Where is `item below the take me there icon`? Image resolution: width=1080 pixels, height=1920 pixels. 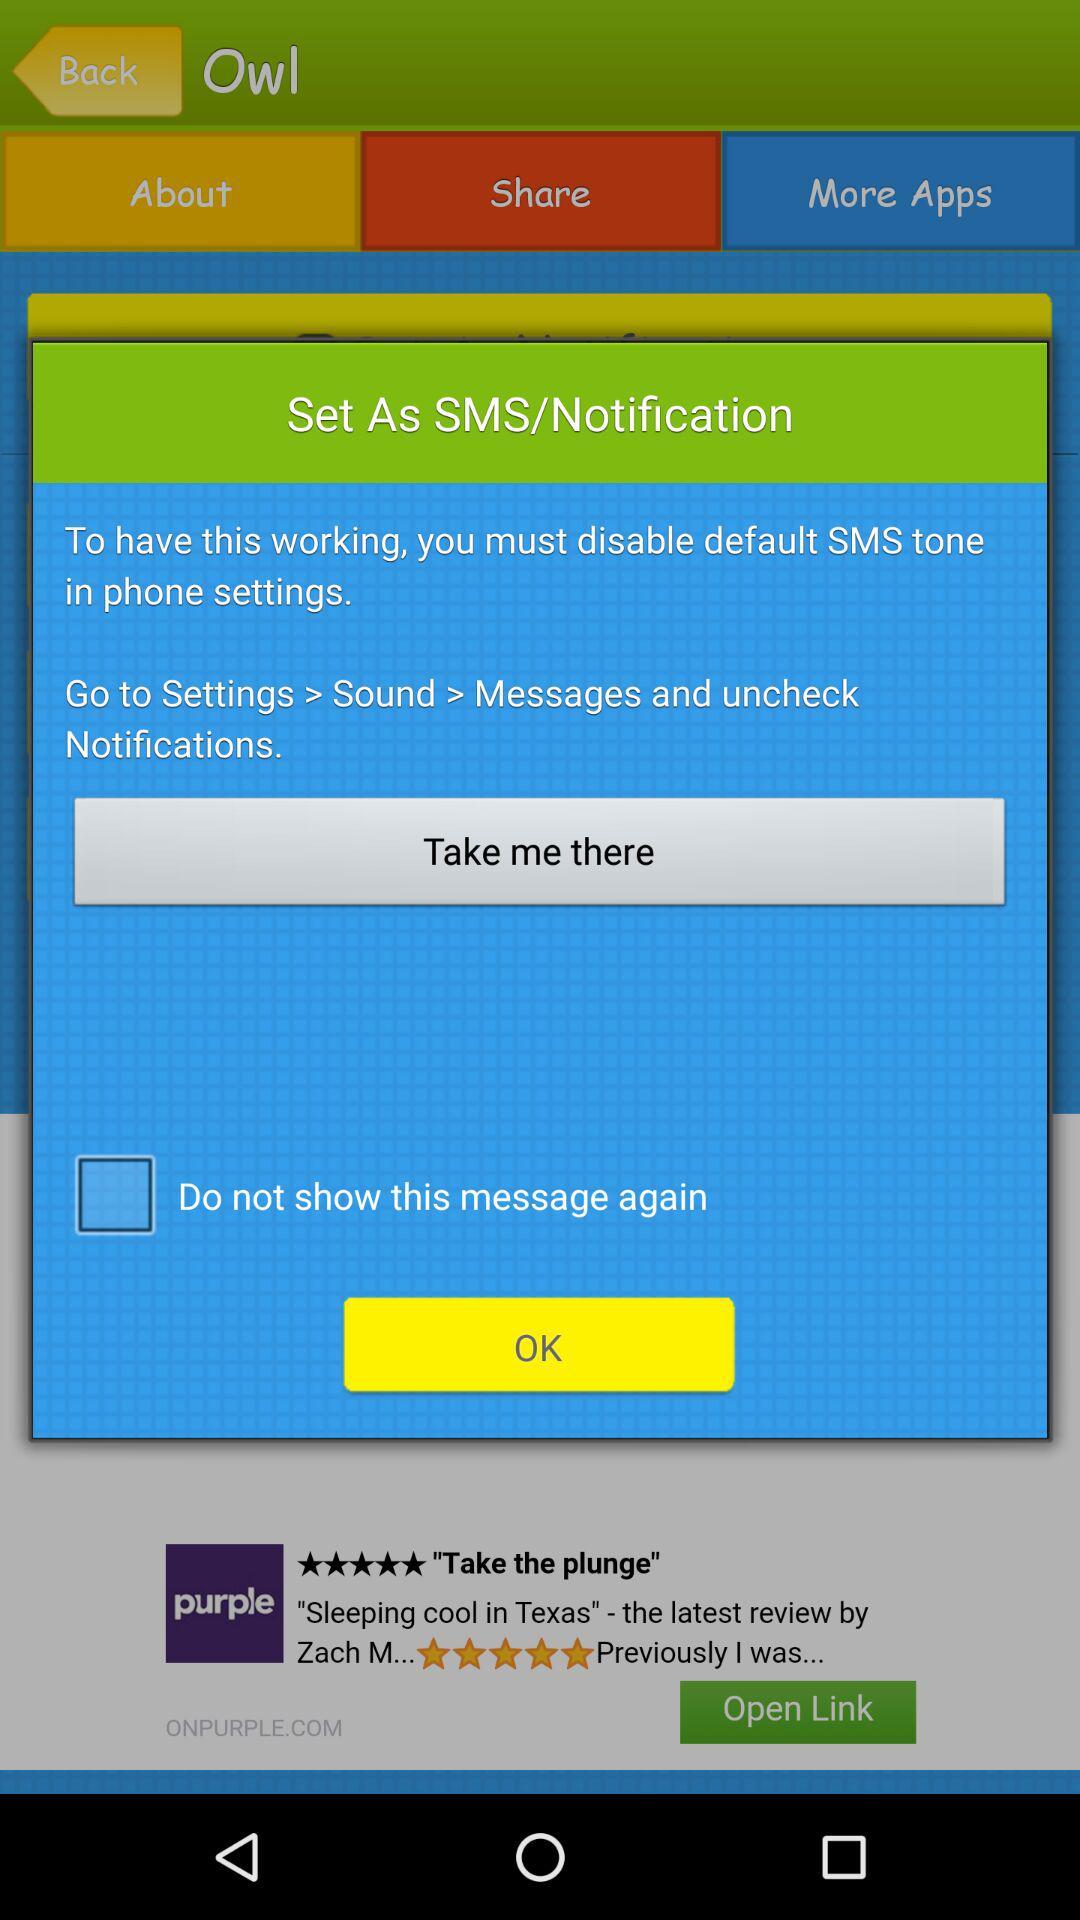
item below the take me there icon is located at coordinates (114, 1193).